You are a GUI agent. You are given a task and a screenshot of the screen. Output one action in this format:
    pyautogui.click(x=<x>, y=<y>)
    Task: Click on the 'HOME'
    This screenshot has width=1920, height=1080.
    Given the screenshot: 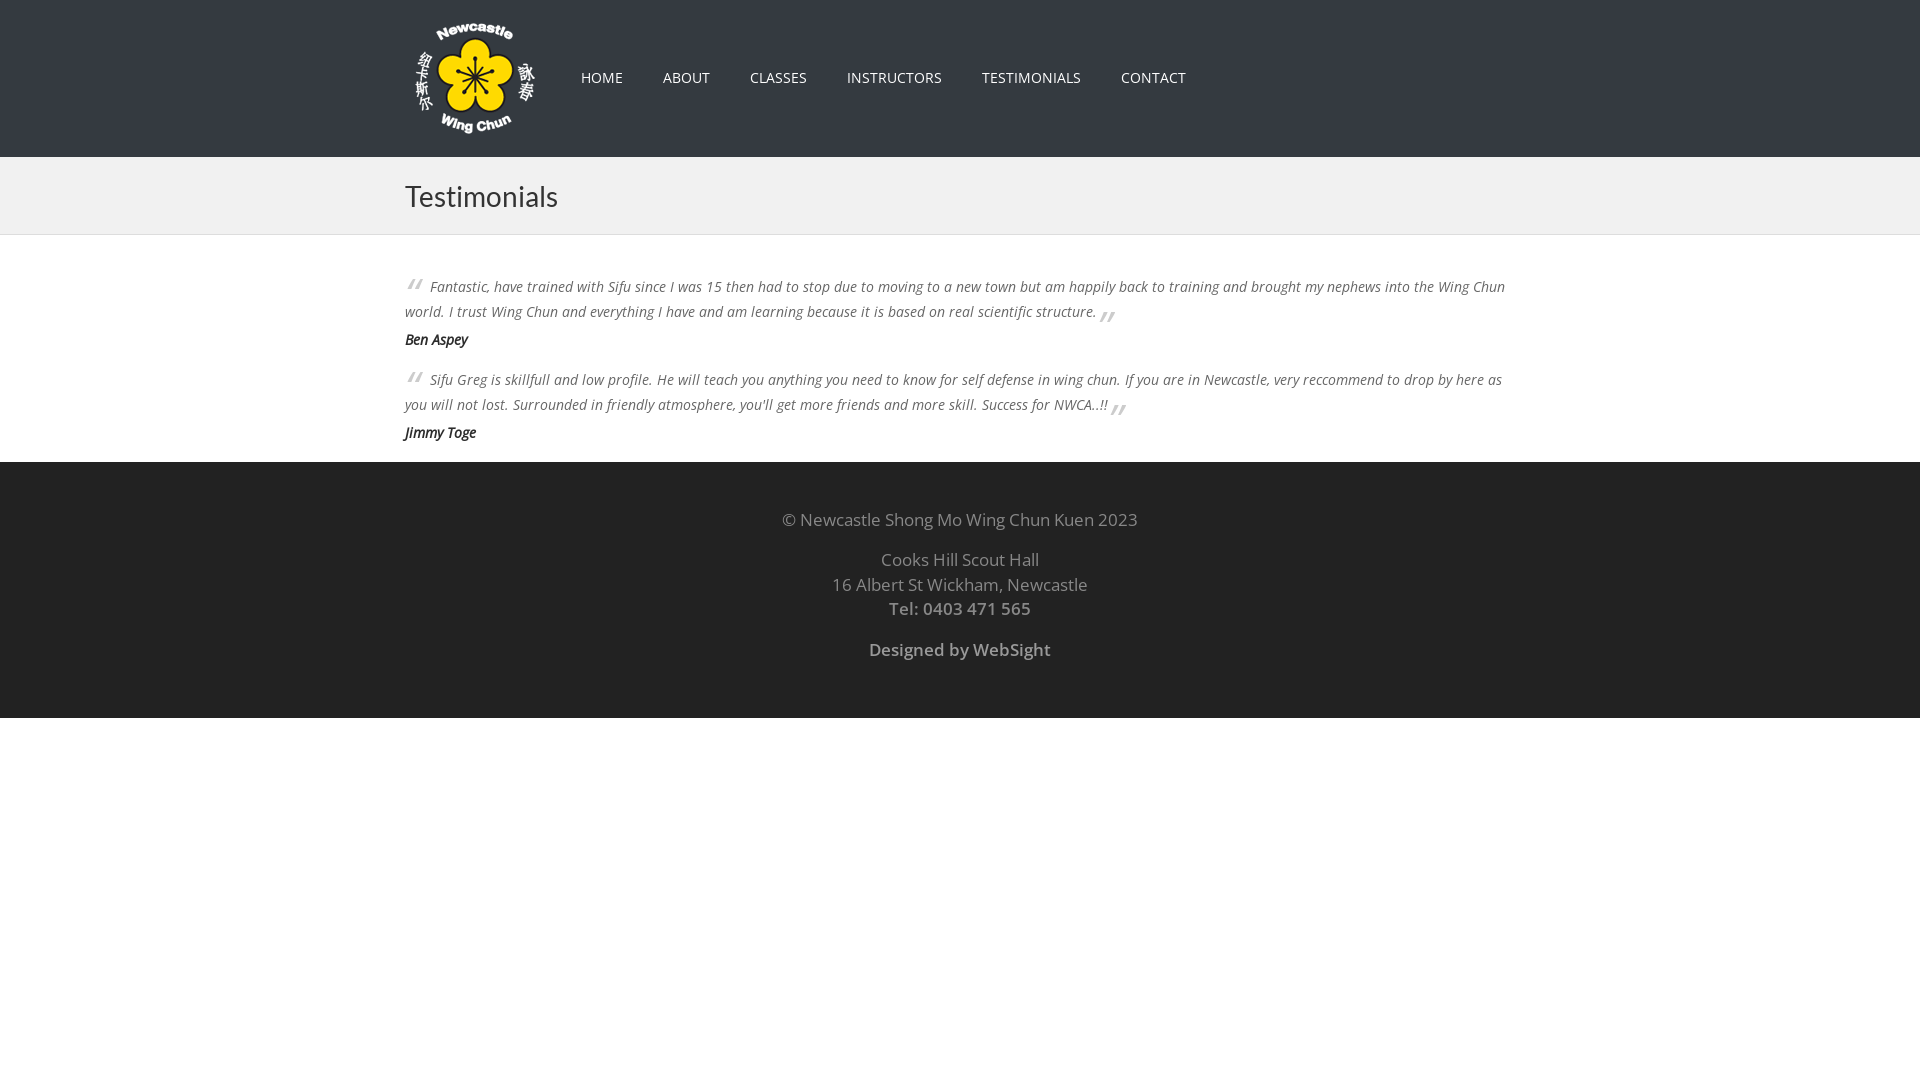 What is the action you would take?
    pyautogui.click(x=600, y=77)
    